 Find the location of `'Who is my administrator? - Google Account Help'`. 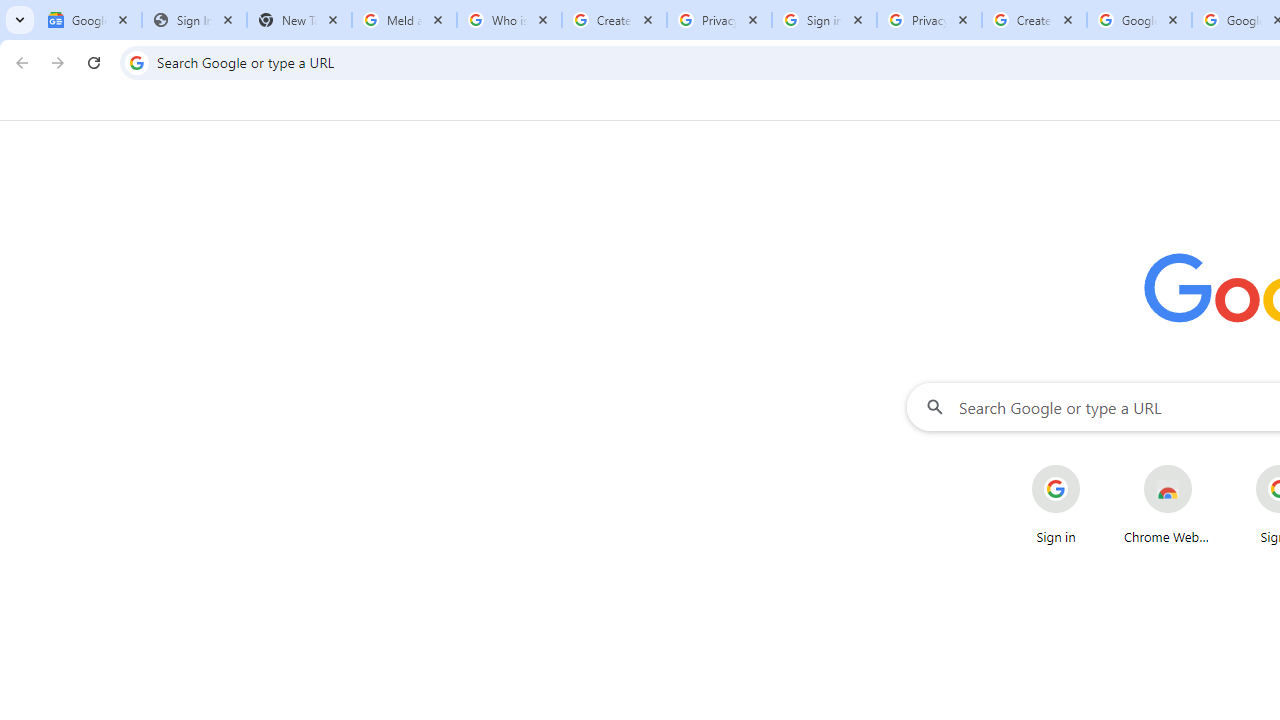

'Who is my administrator? - Google Account Help' is located at coordinates (509, 20).